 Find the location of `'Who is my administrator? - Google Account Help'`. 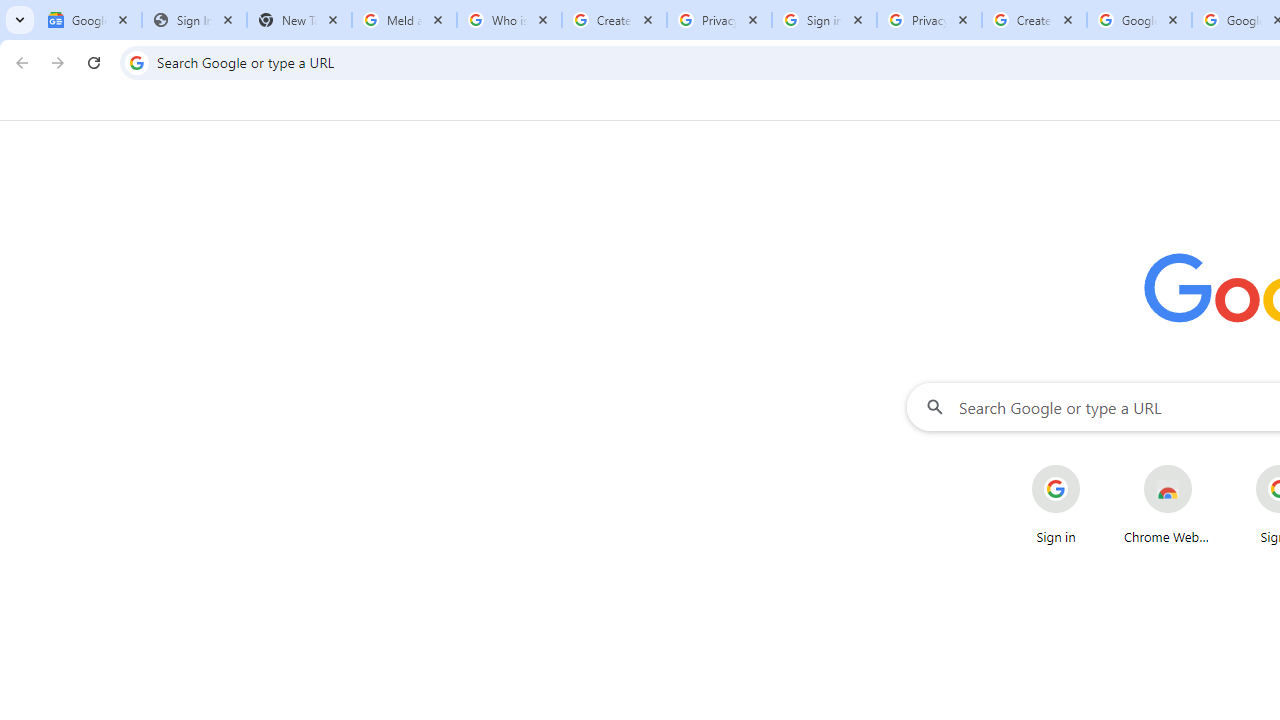

'Who is my administrator? - Google Account Help' is located at coordinates (509, 20).